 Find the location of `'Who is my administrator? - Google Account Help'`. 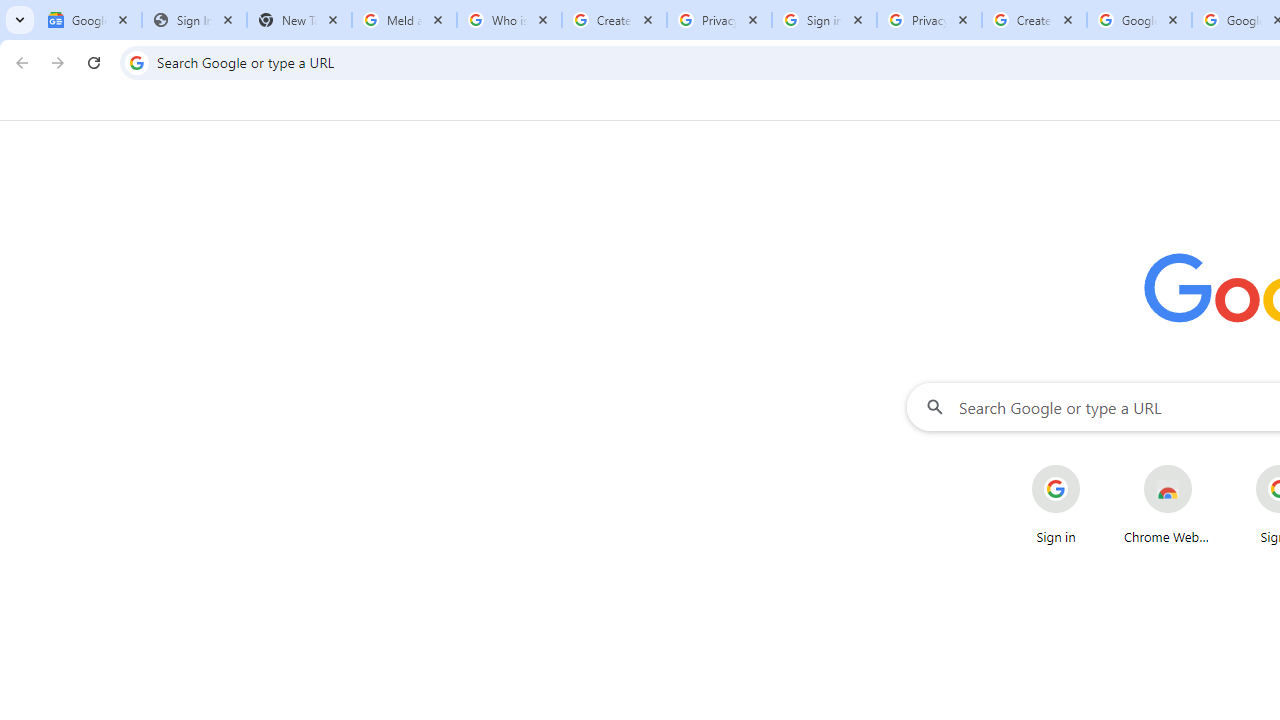

'Who is my administrator? - Google Account Help' is located at coordinates (509, 20).